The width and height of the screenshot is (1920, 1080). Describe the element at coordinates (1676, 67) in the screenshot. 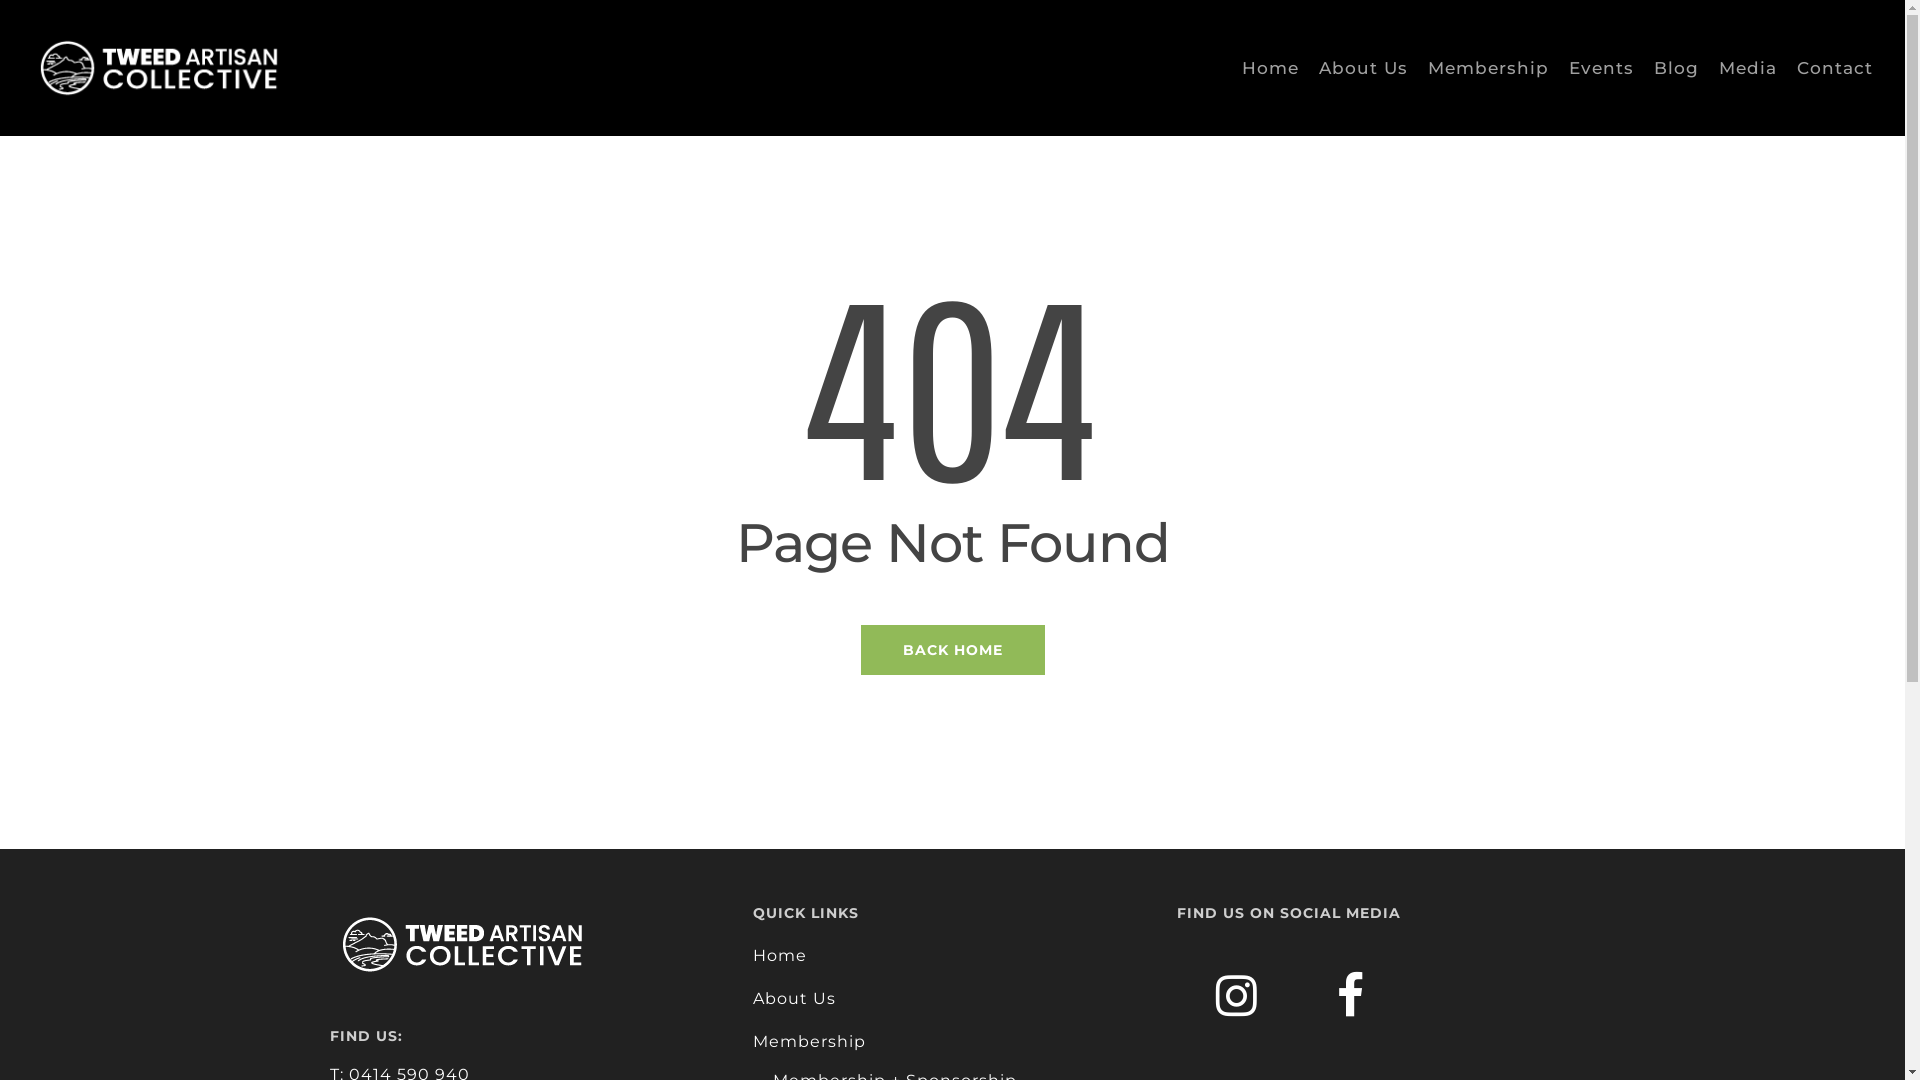

I see `'Blog'` at that location.